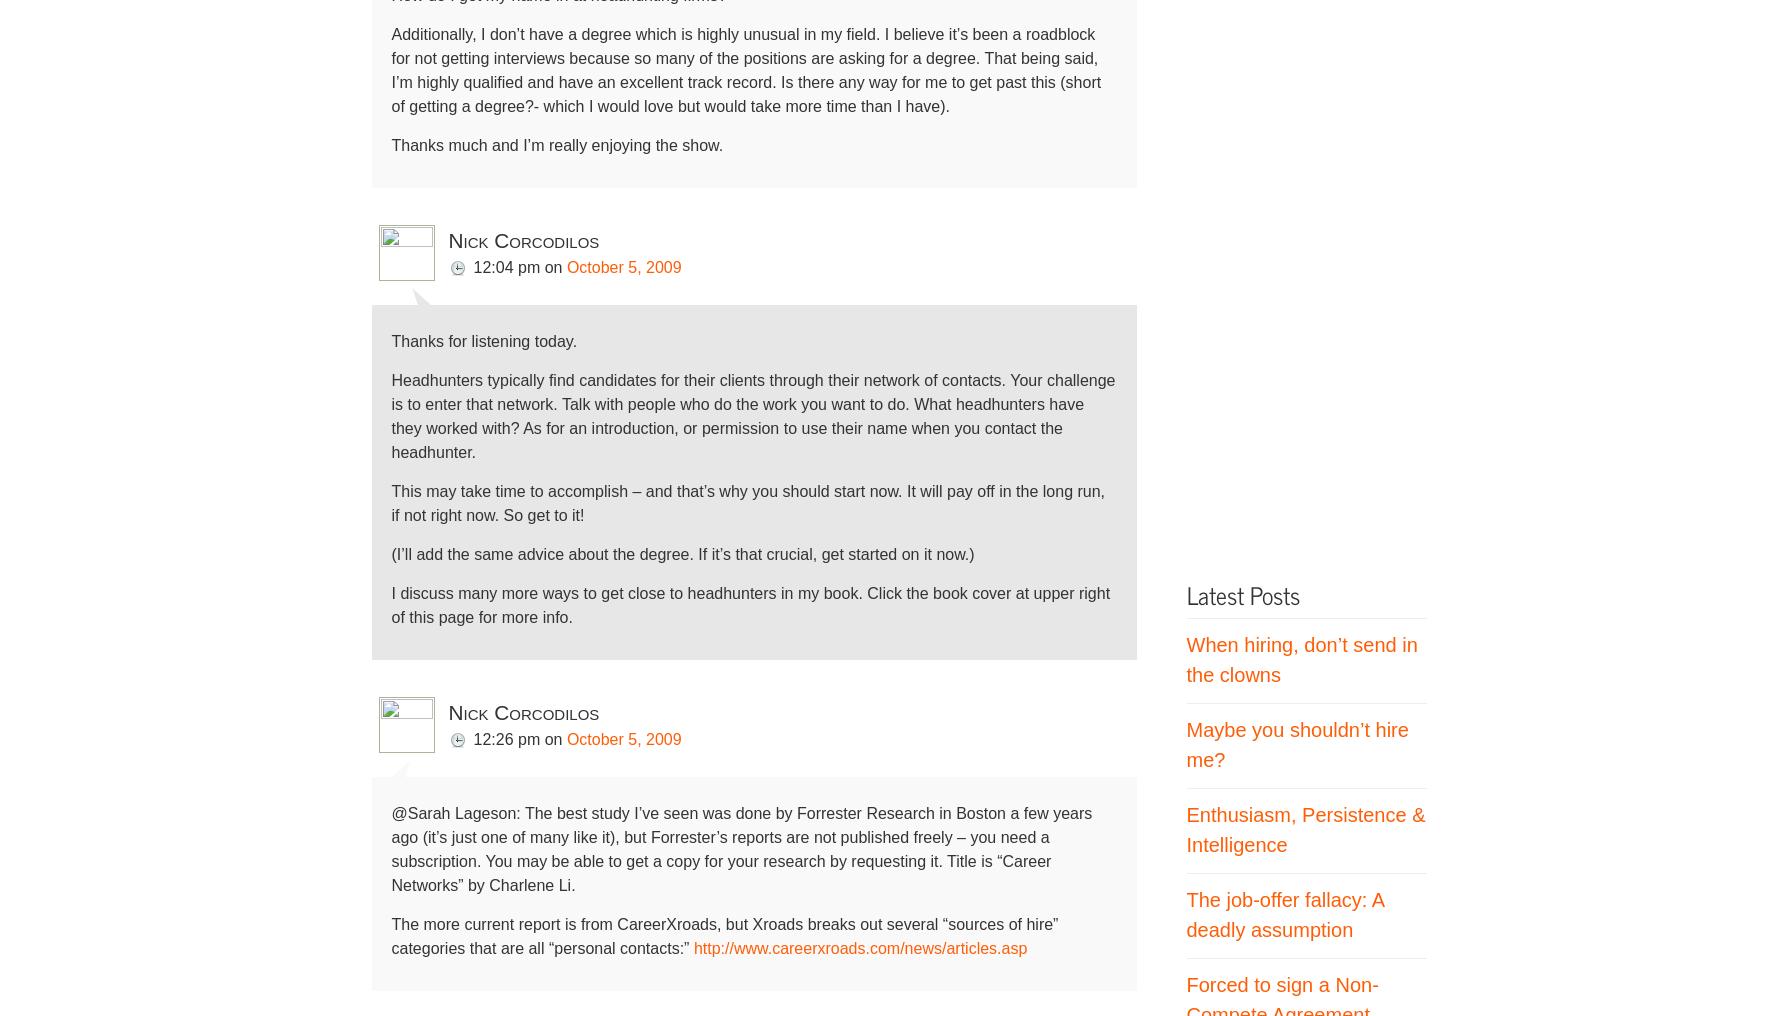  Describe the element at coordinates (1184, 594) in the screenshot. I see `'Latest Posts'` at that location.